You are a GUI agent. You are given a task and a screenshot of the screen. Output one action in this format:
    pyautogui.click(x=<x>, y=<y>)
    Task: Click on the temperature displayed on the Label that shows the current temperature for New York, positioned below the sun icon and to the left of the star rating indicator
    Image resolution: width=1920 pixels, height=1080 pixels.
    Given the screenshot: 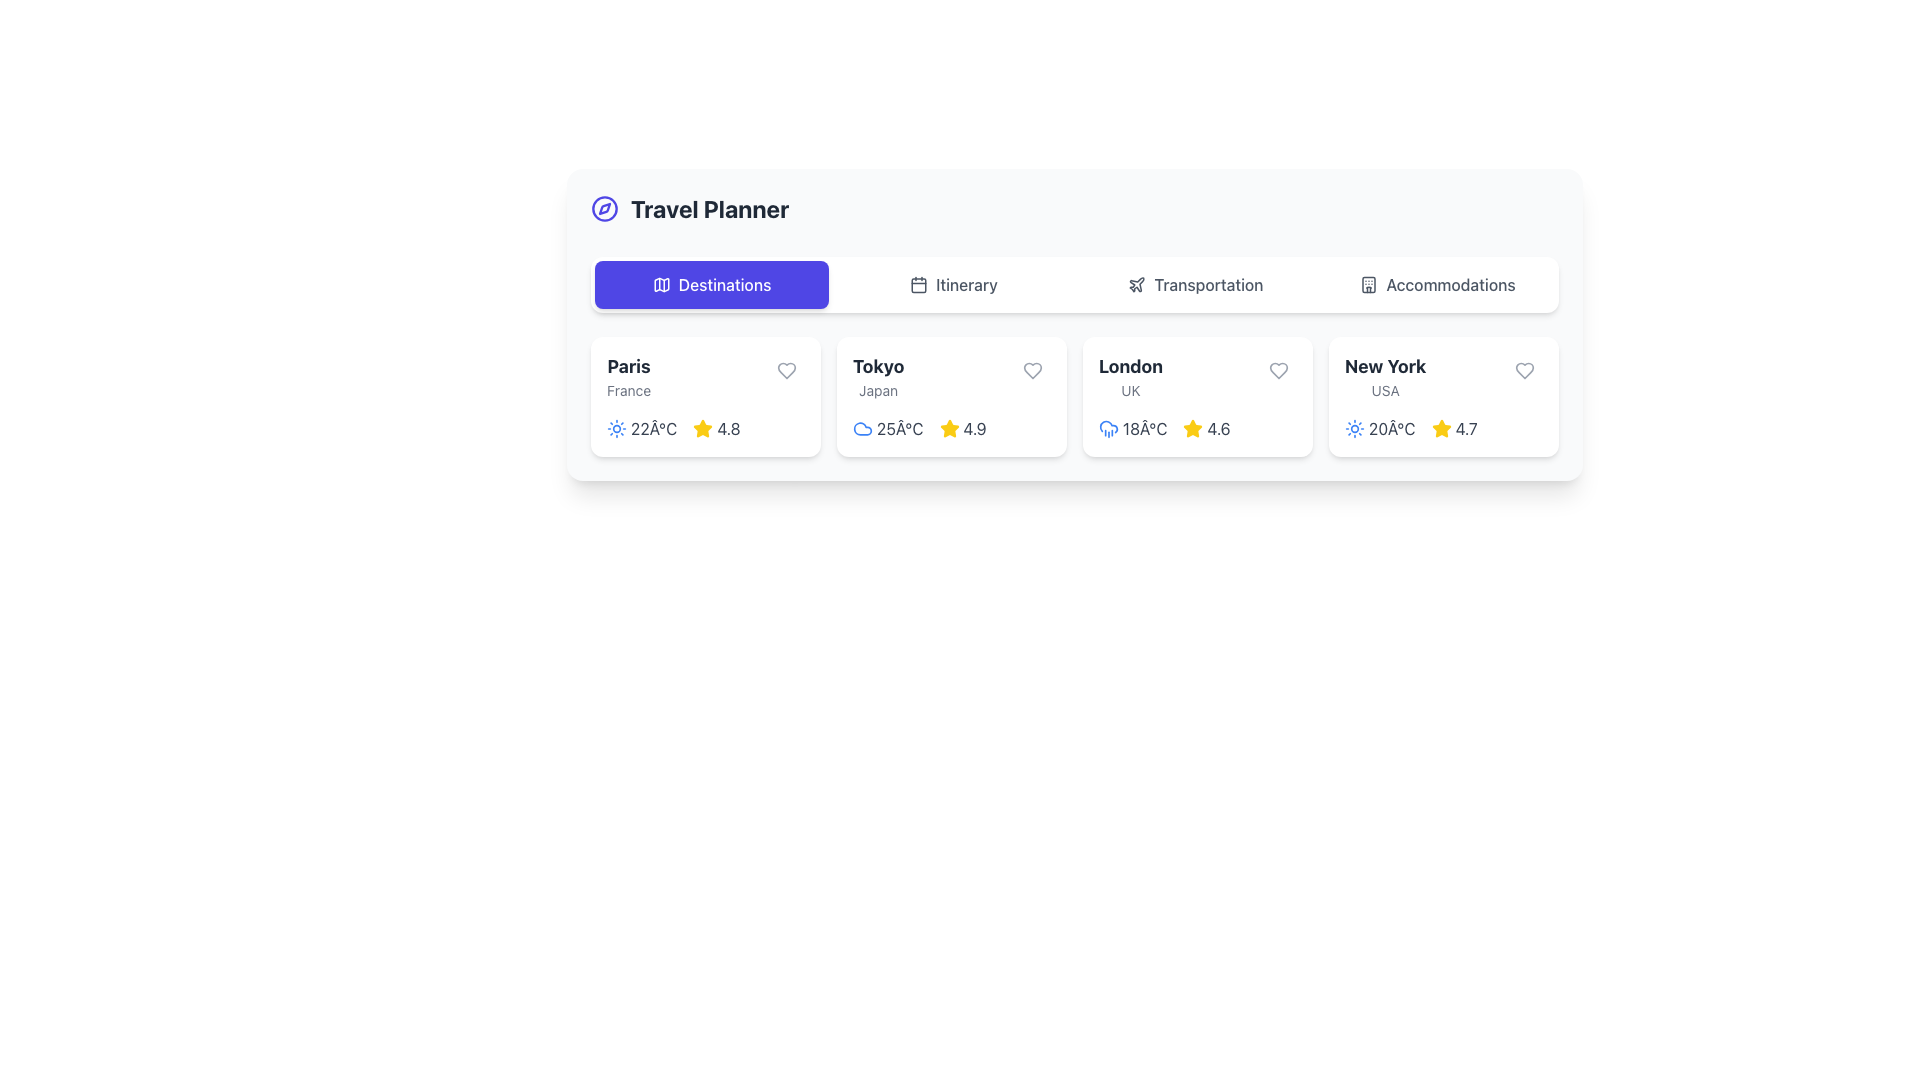 What is the action you would take?
    pyautogui.click(x=1391, y=427)
    